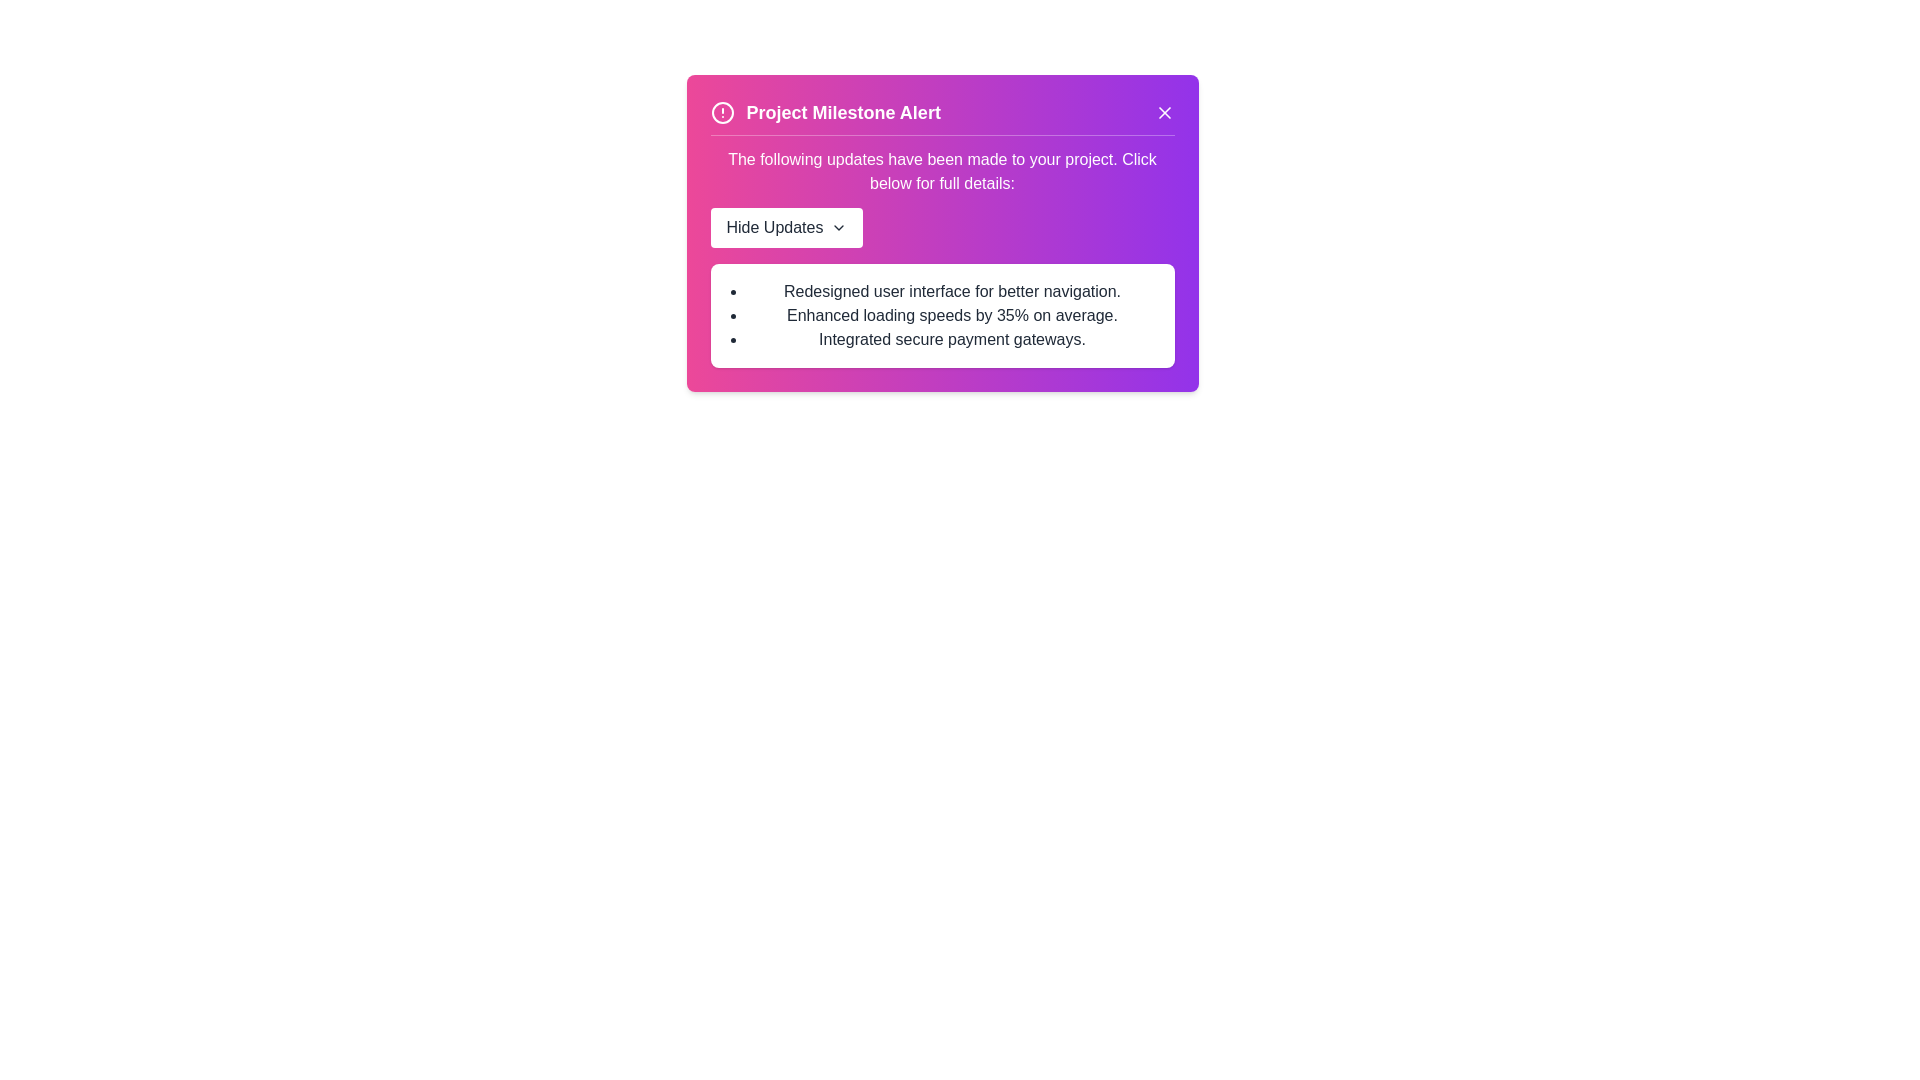 The height and width of the screenshot is (1080, 1920). What do you see at coordinates (786, 226) in the screenshot?
I see `the 'Hide Updates' button to toggle the visibility of detailed updates` at bounding box center [786, 226].